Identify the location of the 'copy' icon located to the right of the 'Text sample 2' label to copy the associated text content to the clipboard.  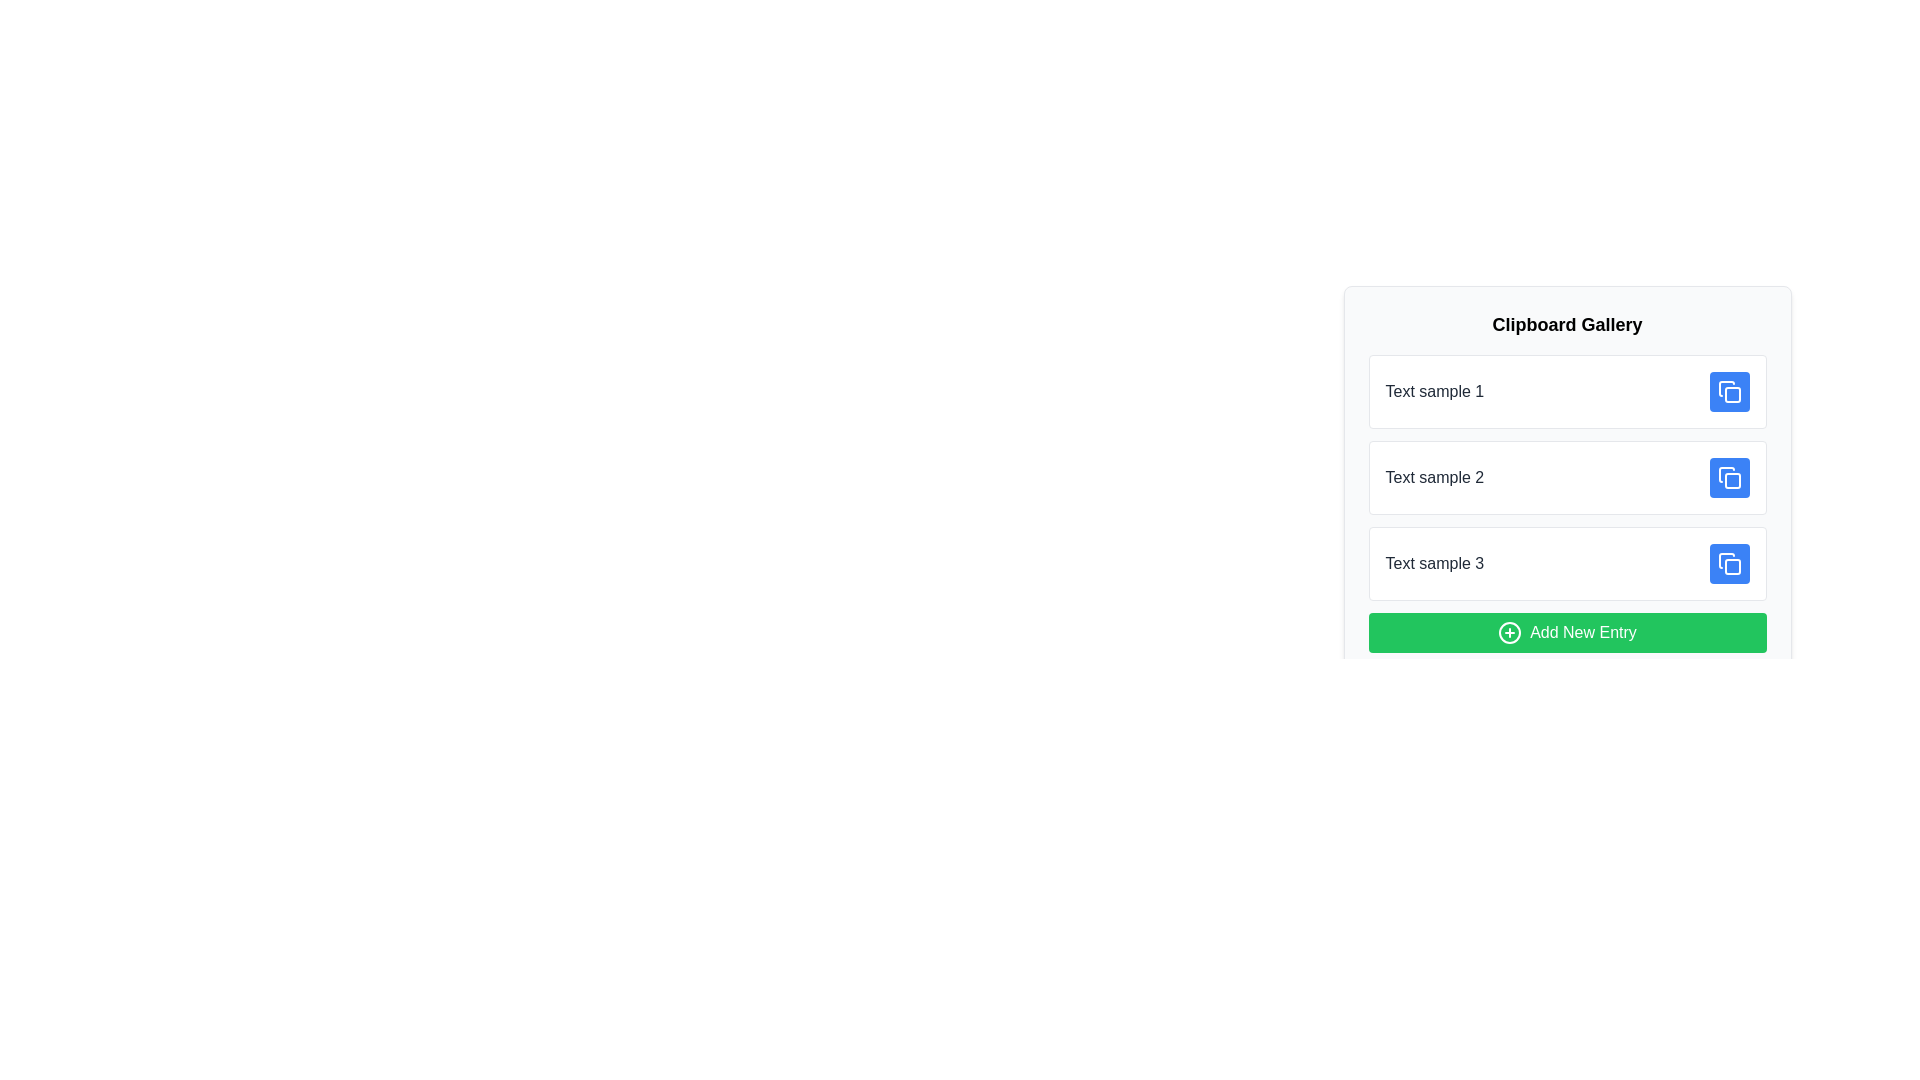
(1728, 478).